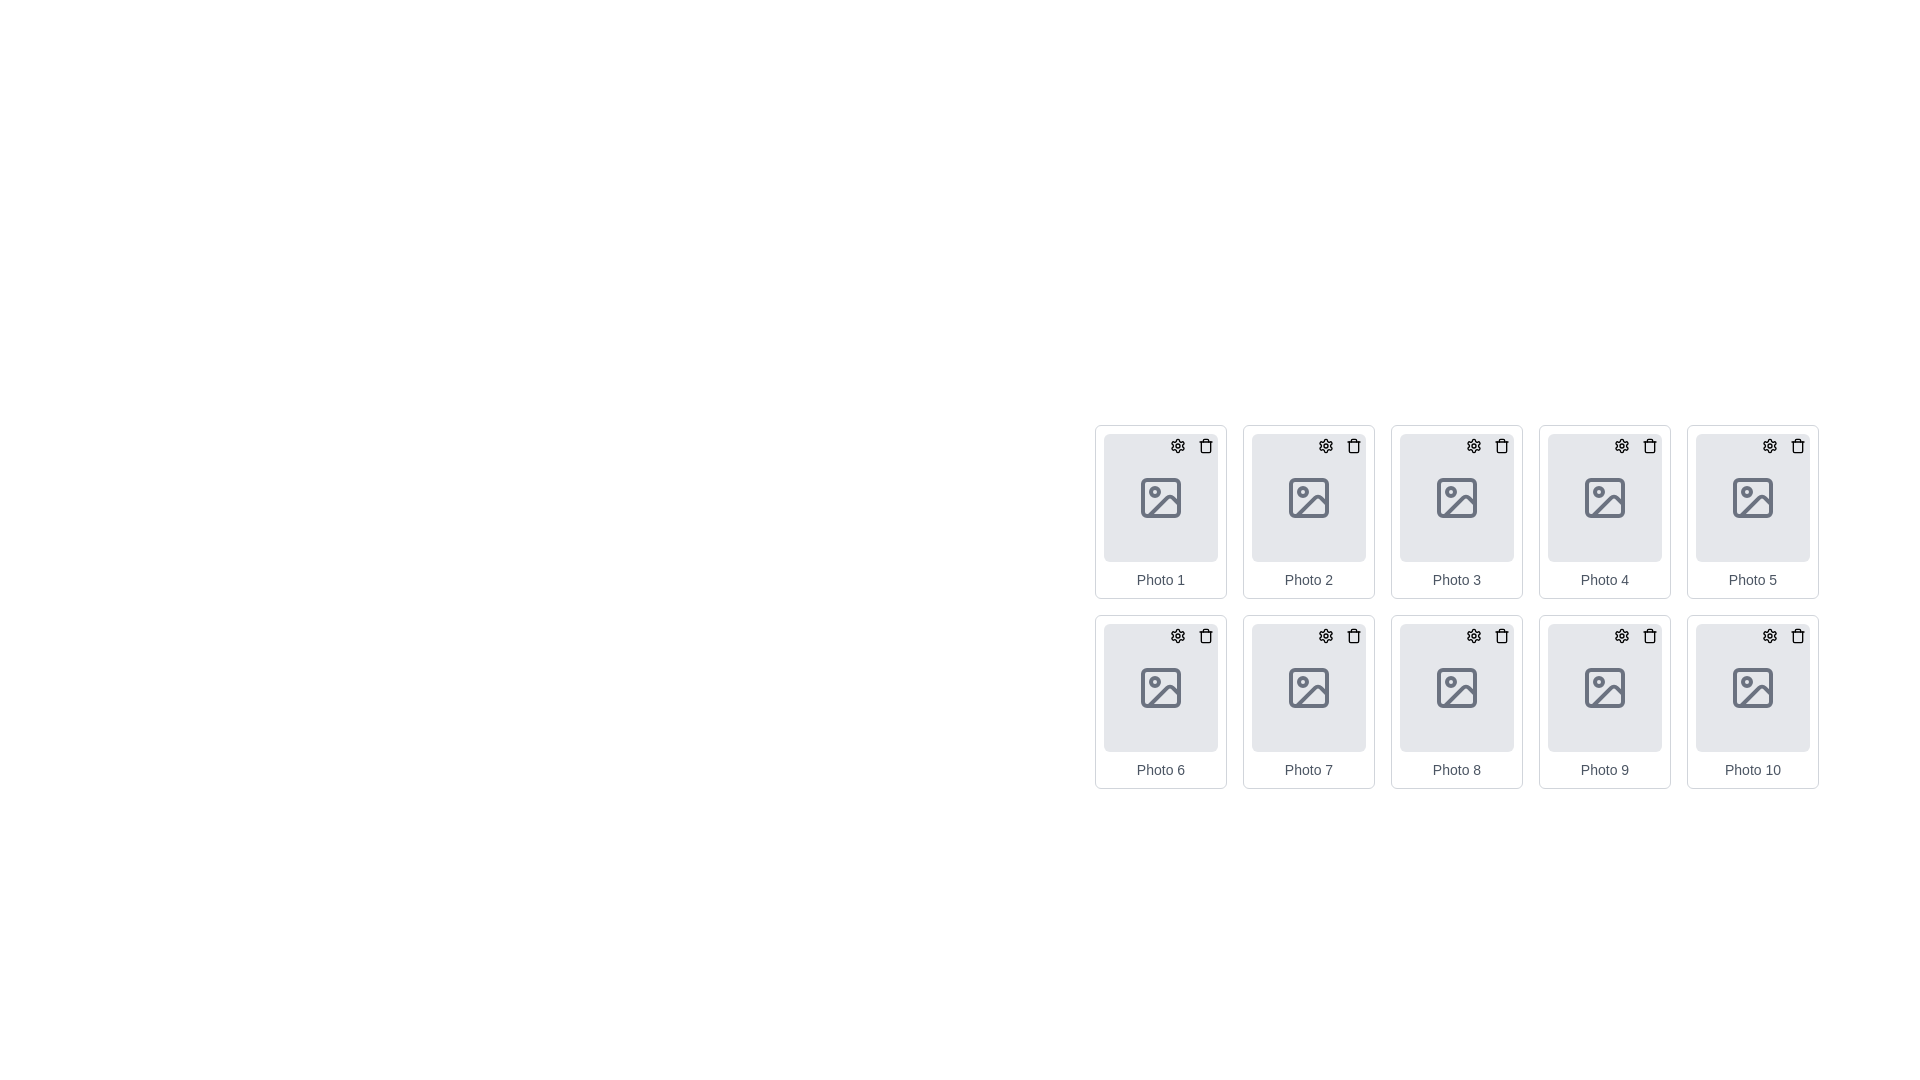  I want to click on the SVG image icon styled with a light gray color and rounded corners located in the ninth position of the grid, so click(1604, 686).